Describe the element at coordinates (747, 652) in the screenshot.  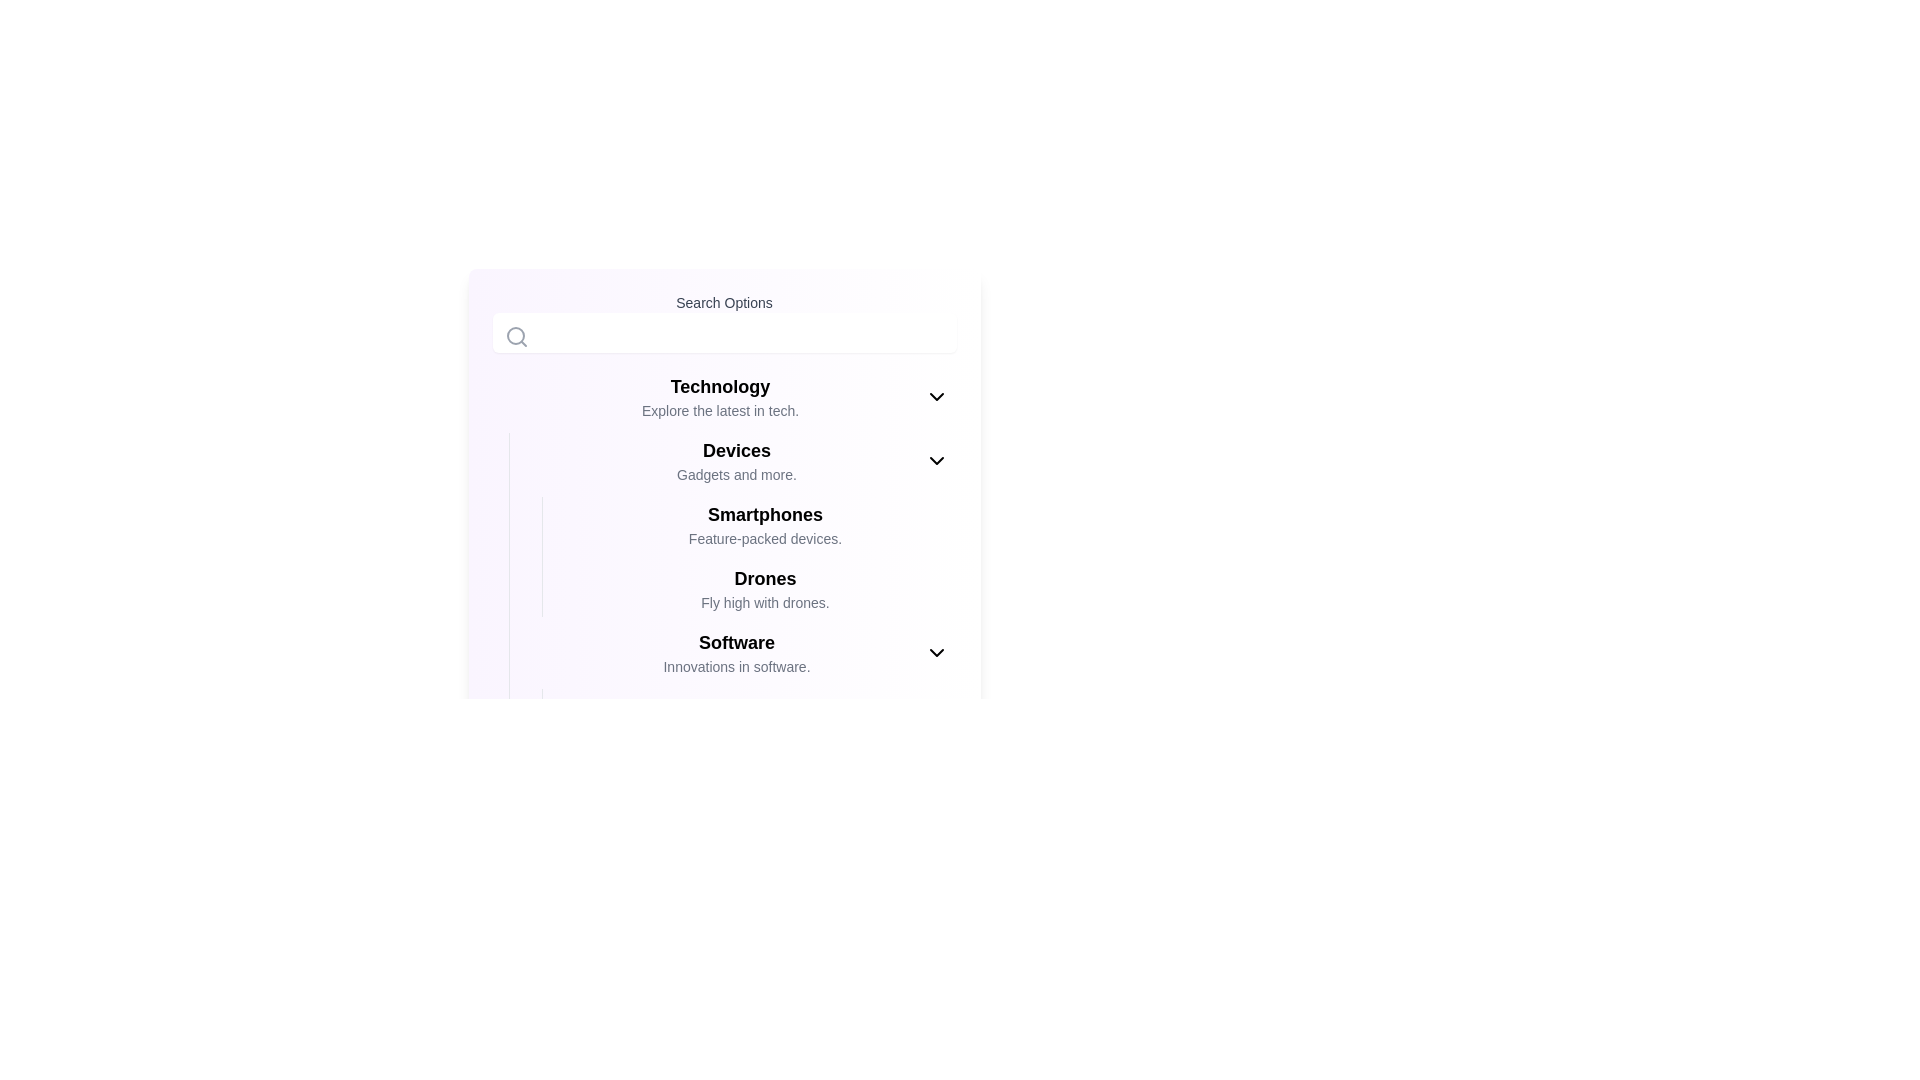
I see `the collapsible list item labeled 'Software' in the sidebar menu` at that location.